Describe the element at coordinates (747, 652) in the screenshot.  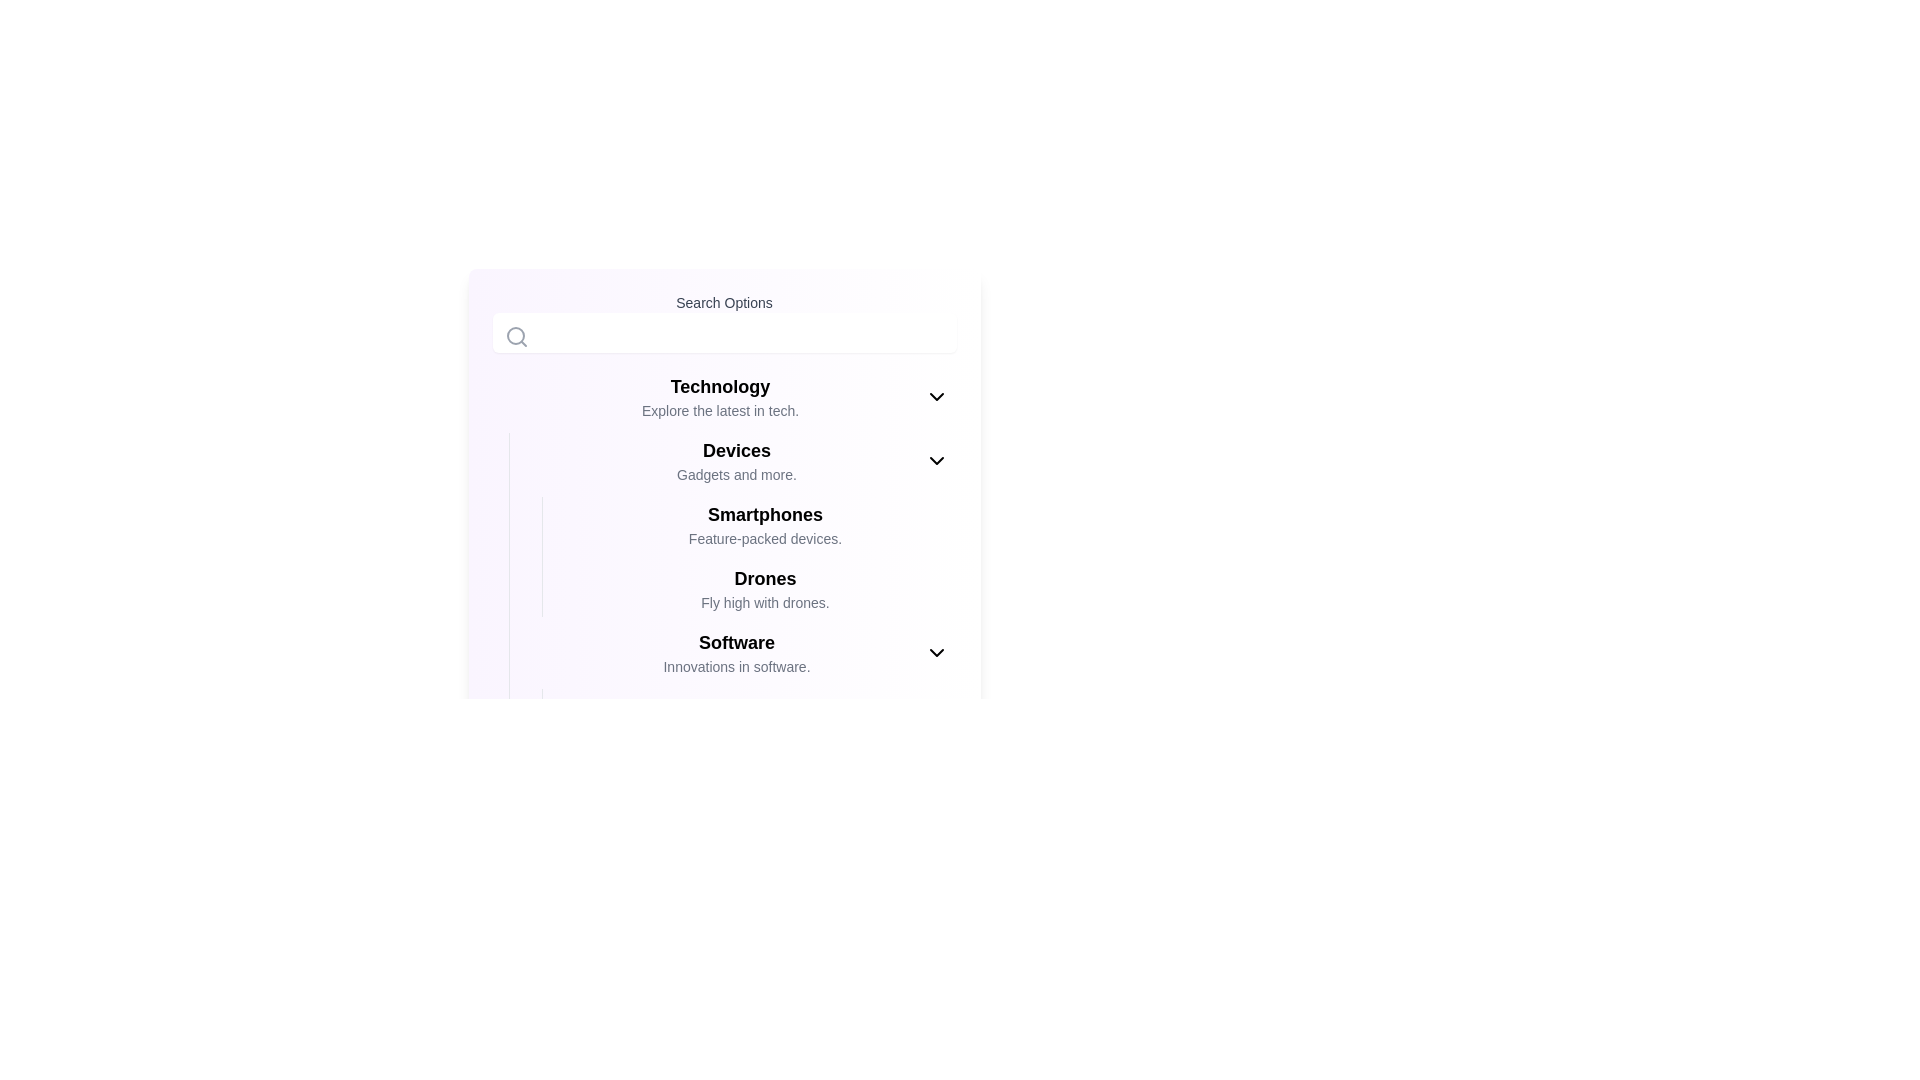
I see `the collapsible list item labeled 'Software' in the sidebar menu` at that location.